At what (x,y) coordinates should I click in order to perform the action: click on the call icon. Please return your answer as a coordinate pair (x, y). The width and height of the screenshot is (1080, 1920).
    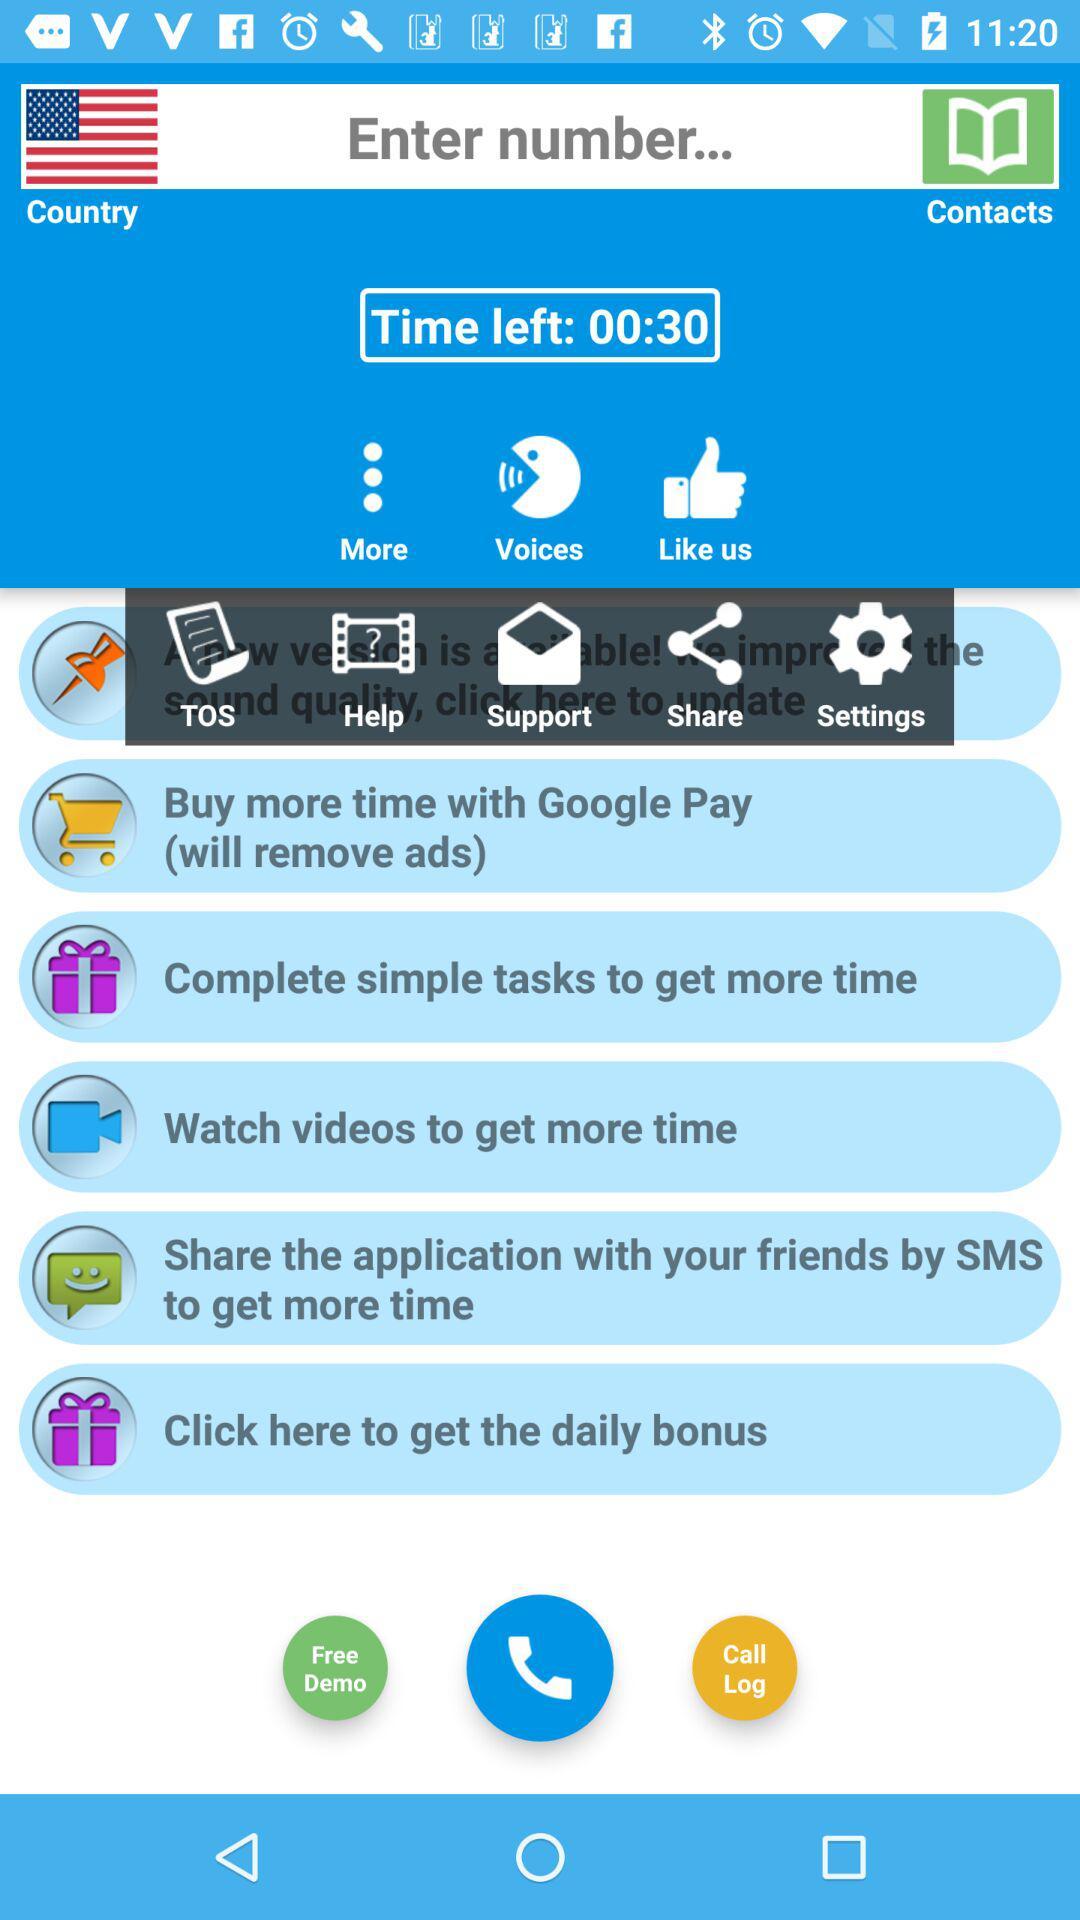
    Looking at the image, I should click on (540, 1667).